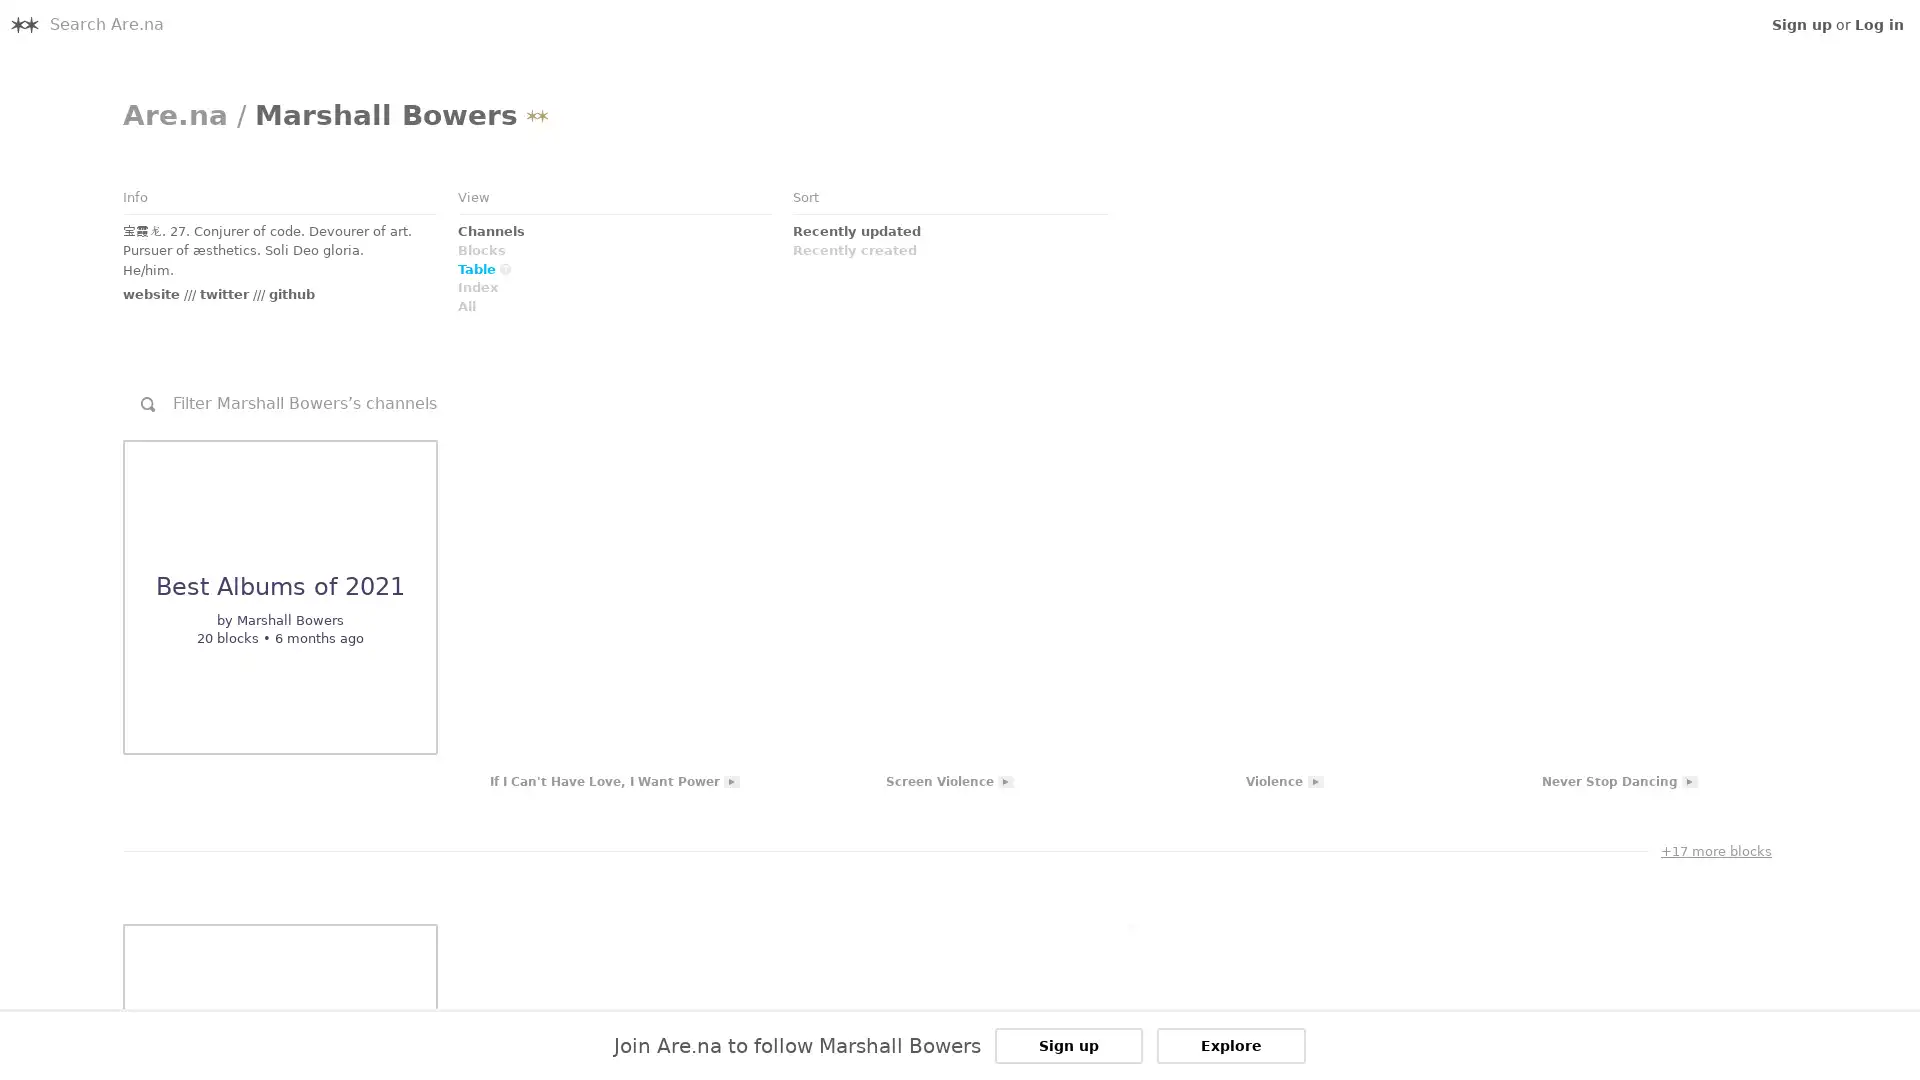 This screenshot has width=1920, height=1080. What do you see at coordinates (613, 595) in the screenshot?
I see `Link to Embed: If I Can't Have Love, I Want Power` at bounding box center [613, 595].